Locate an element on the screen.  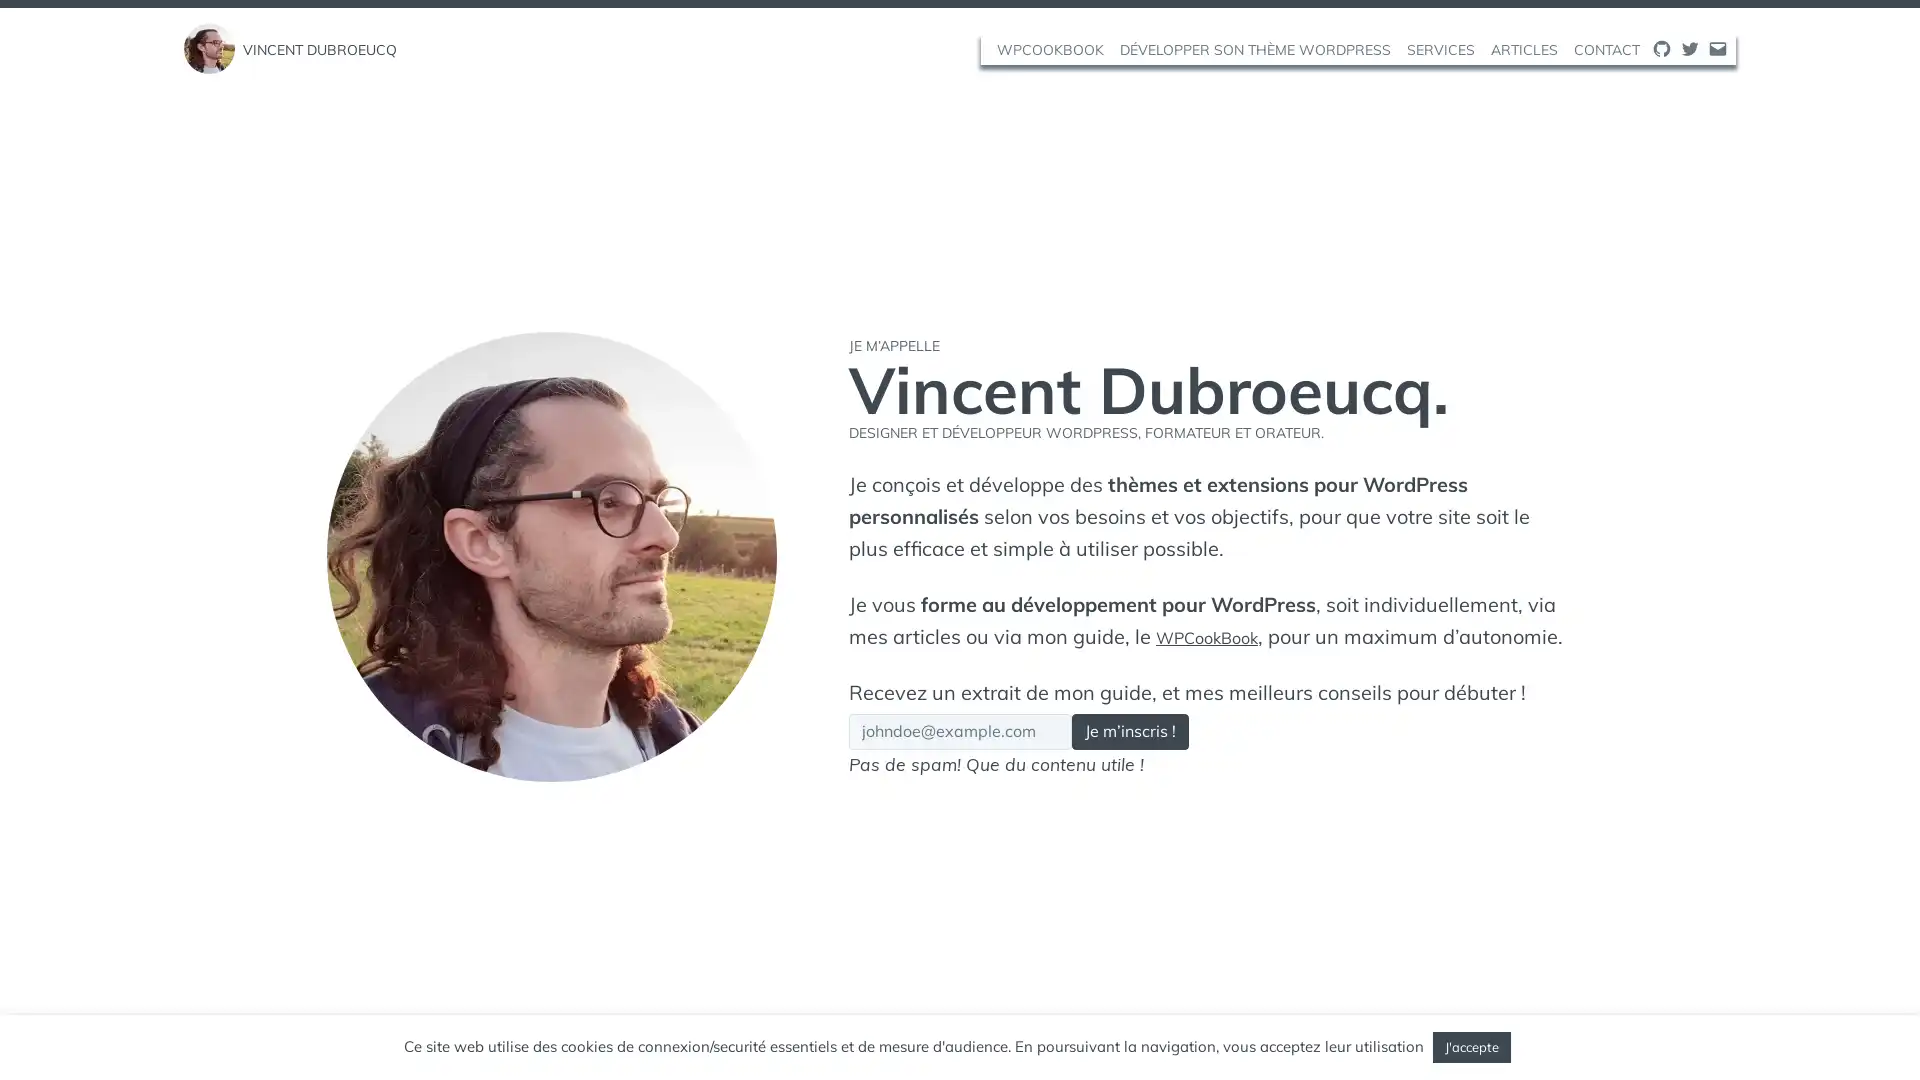
Je minscris ! is located at coordinates (1190, 748).